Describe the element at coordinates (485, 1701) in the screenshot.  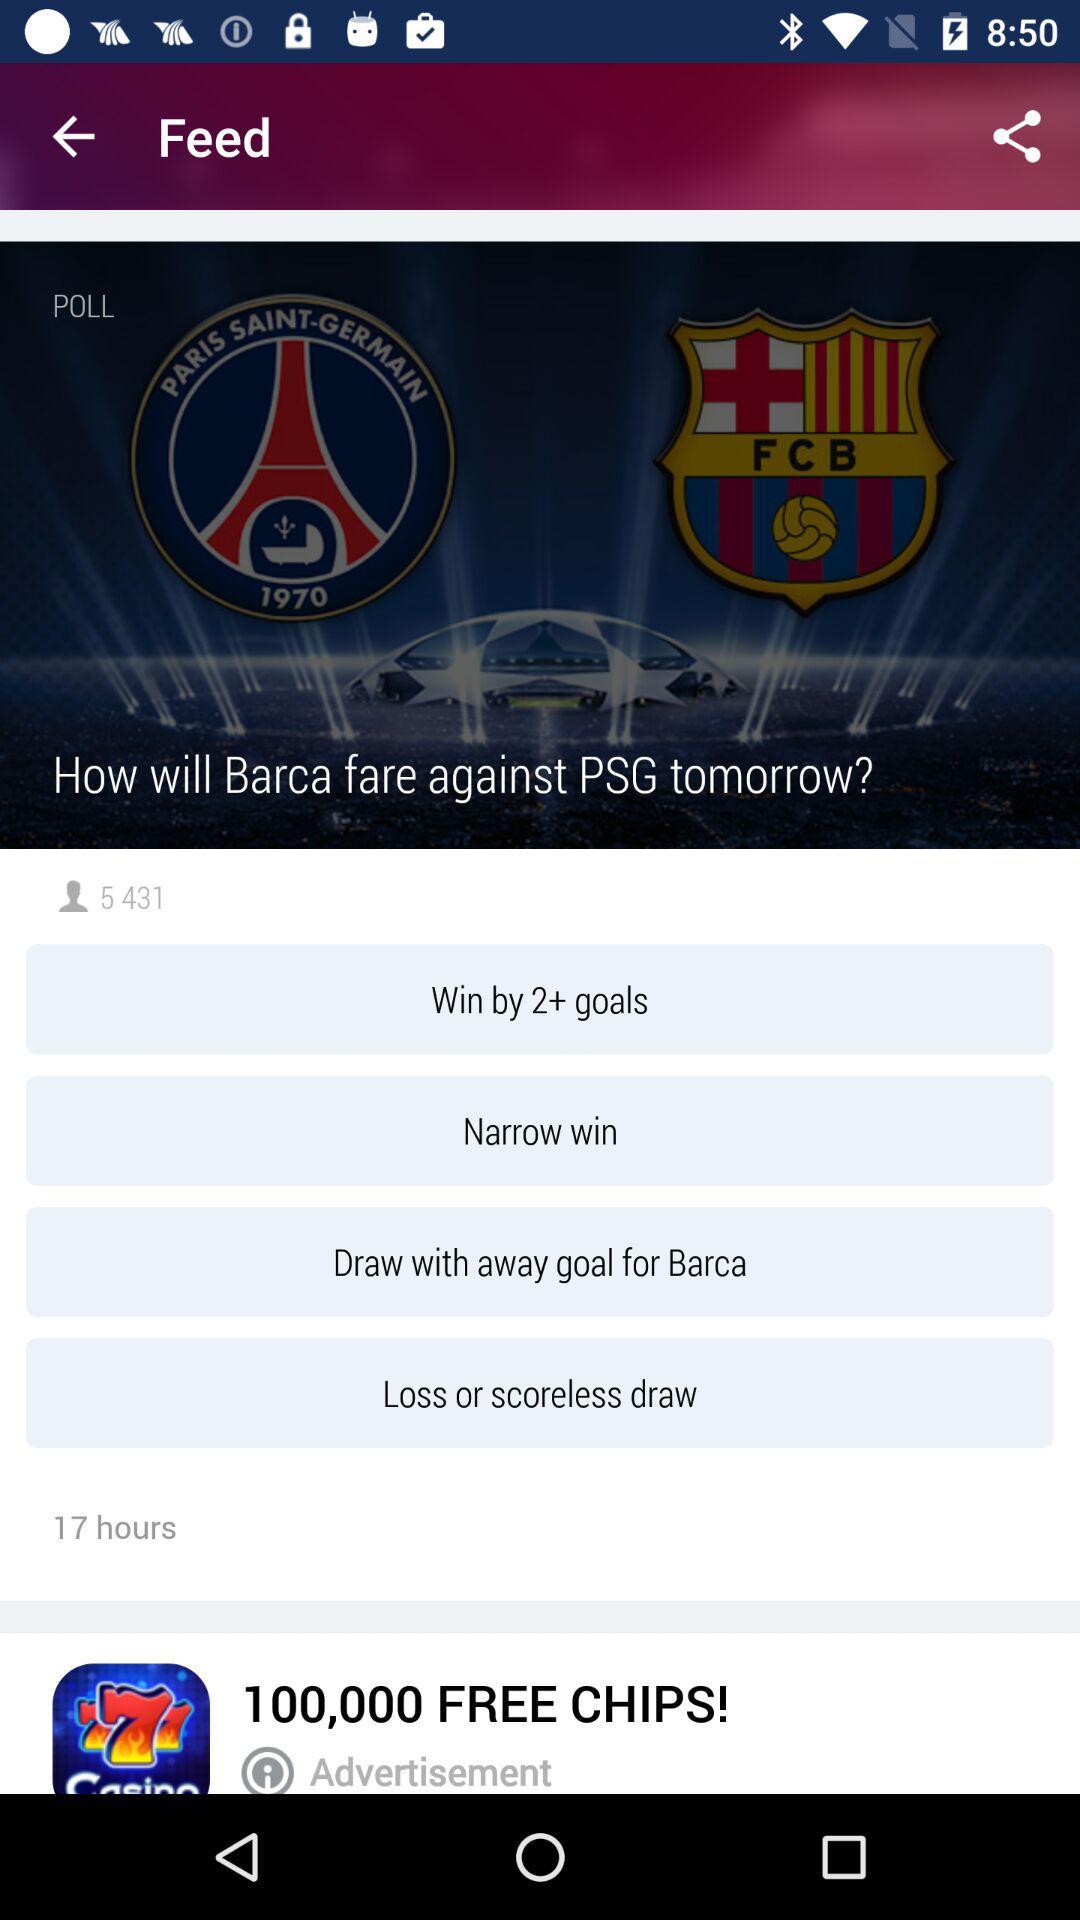
I see `the 100 000 free` at that location.